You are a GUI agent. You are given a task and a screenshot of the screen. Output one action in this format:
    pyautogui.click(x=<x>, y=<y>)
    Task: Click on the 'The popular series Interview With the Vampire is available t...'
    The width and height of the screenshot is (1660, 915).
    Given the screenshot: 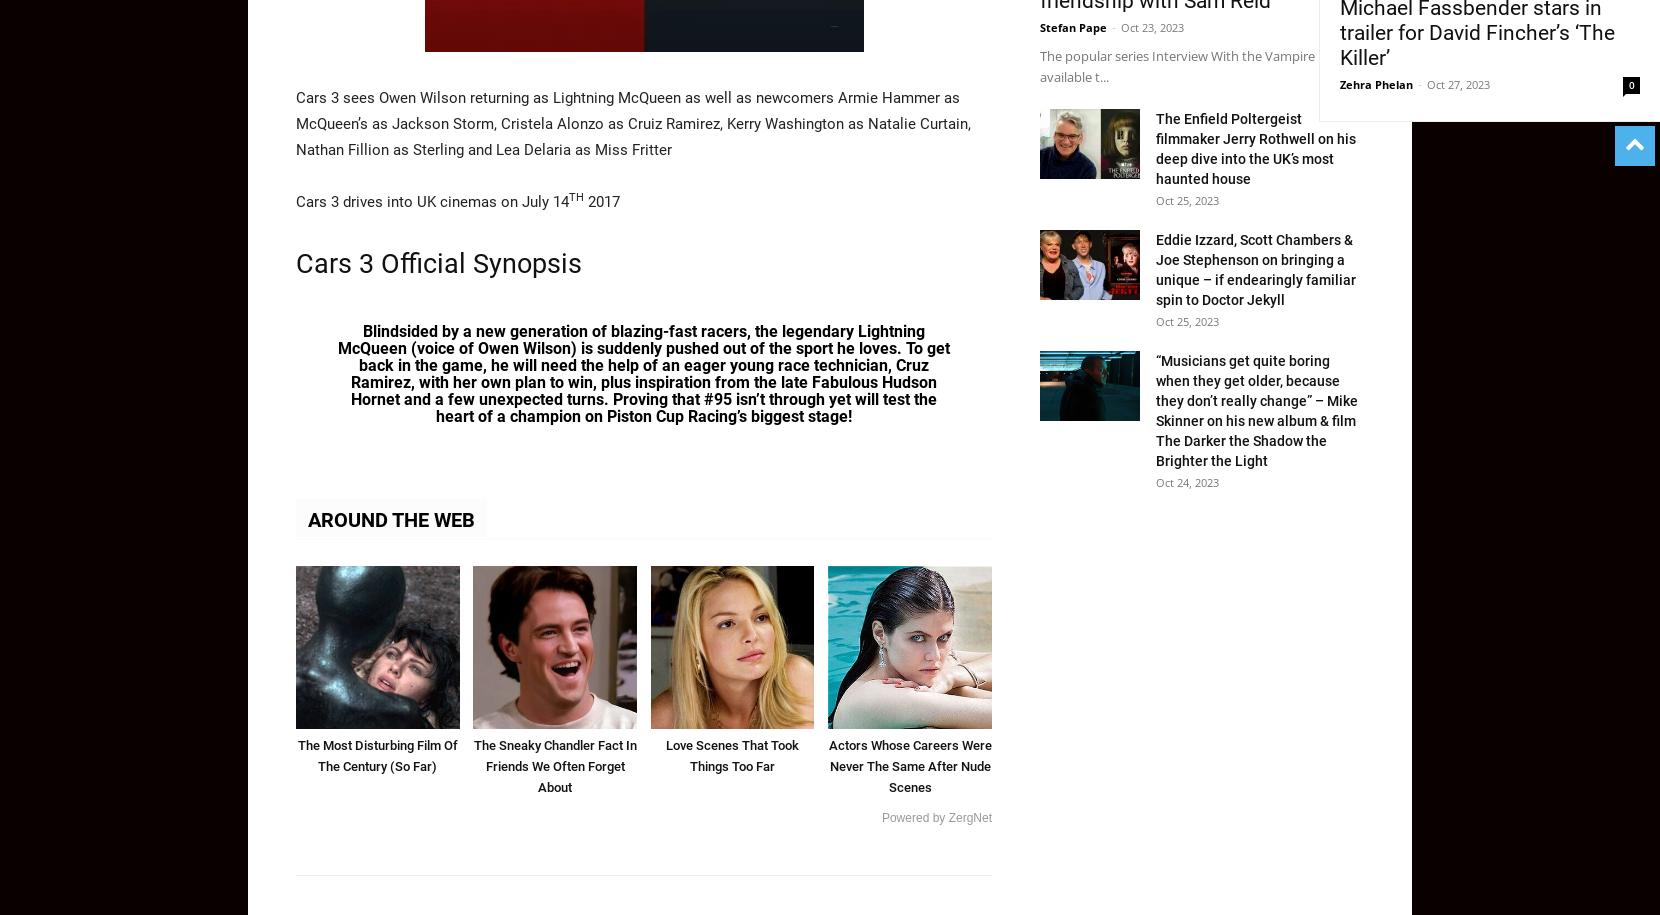 What is the action you would take?
    pyautogui.click(x=1038, y=64)
    